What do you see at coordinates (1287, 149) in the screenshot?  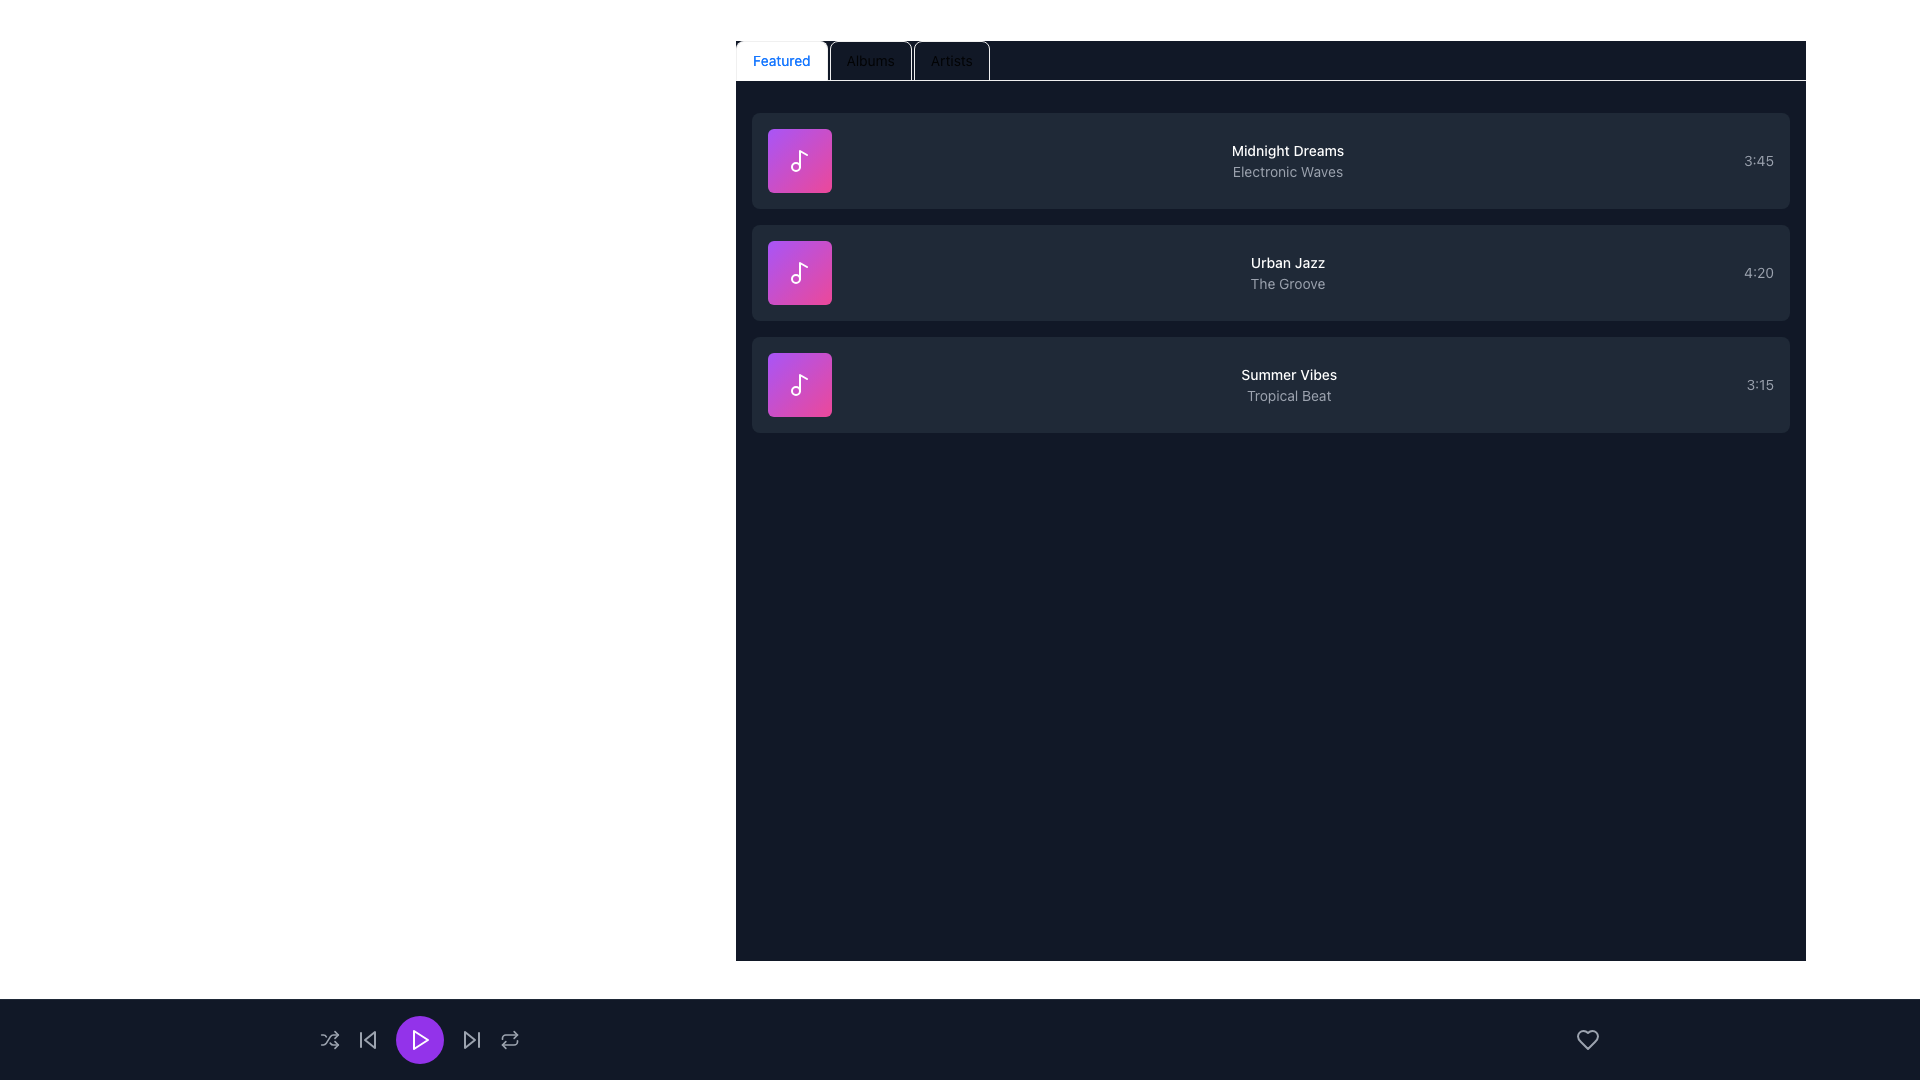 I see `to select the text element labeled 'Midnight Dreams', which is styled in white and positioned prominently above the subtitle 'Electronic Waves'` at bounding box center [1287, 149].